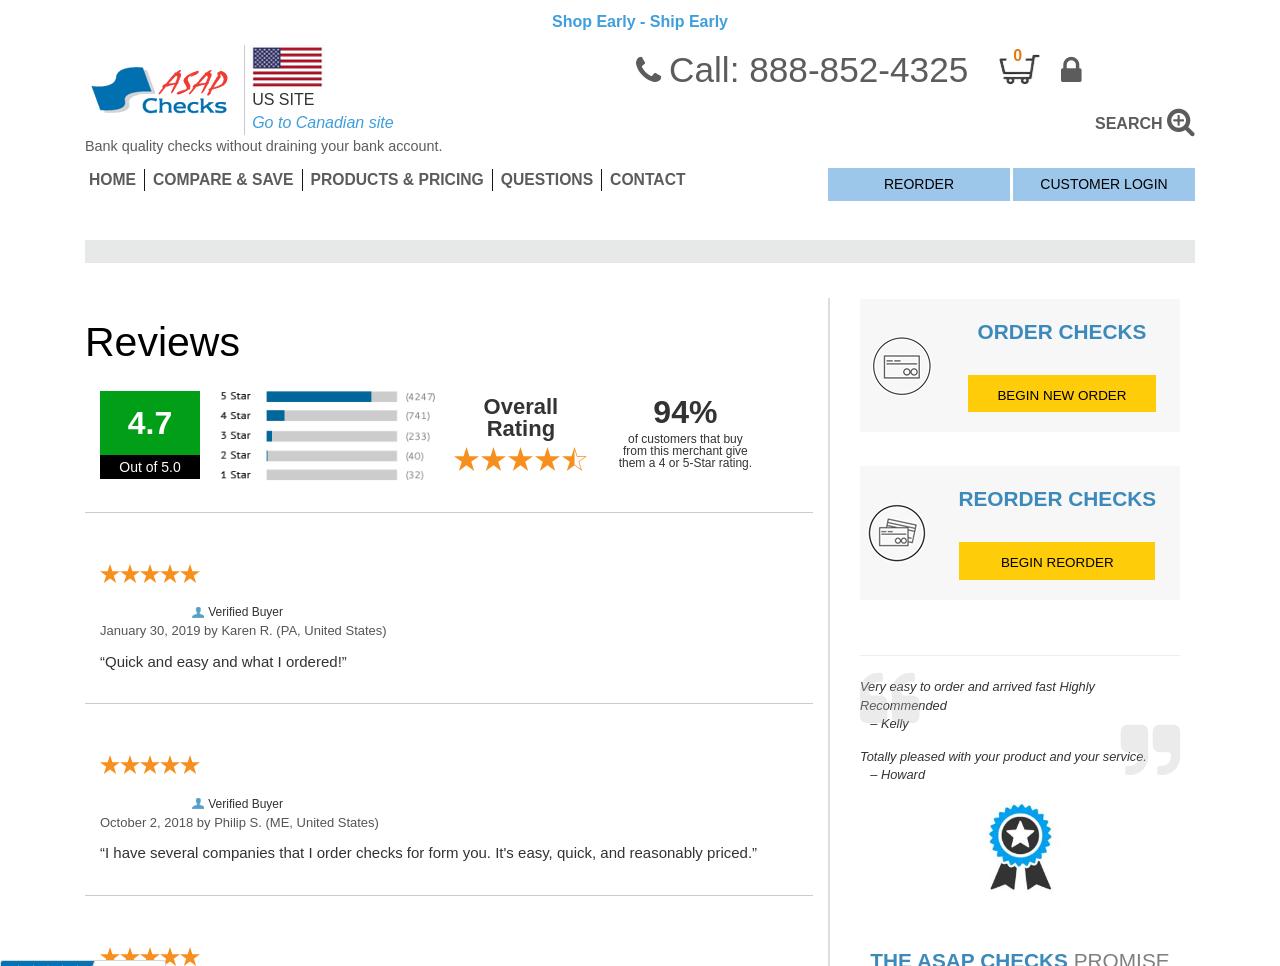 The height and width of the screenshot is (966, 1280). What do you see at coordinates (322, 121) in the screenshot?
I see `'Go to Canadian site'` at bounding box center [322, 121].